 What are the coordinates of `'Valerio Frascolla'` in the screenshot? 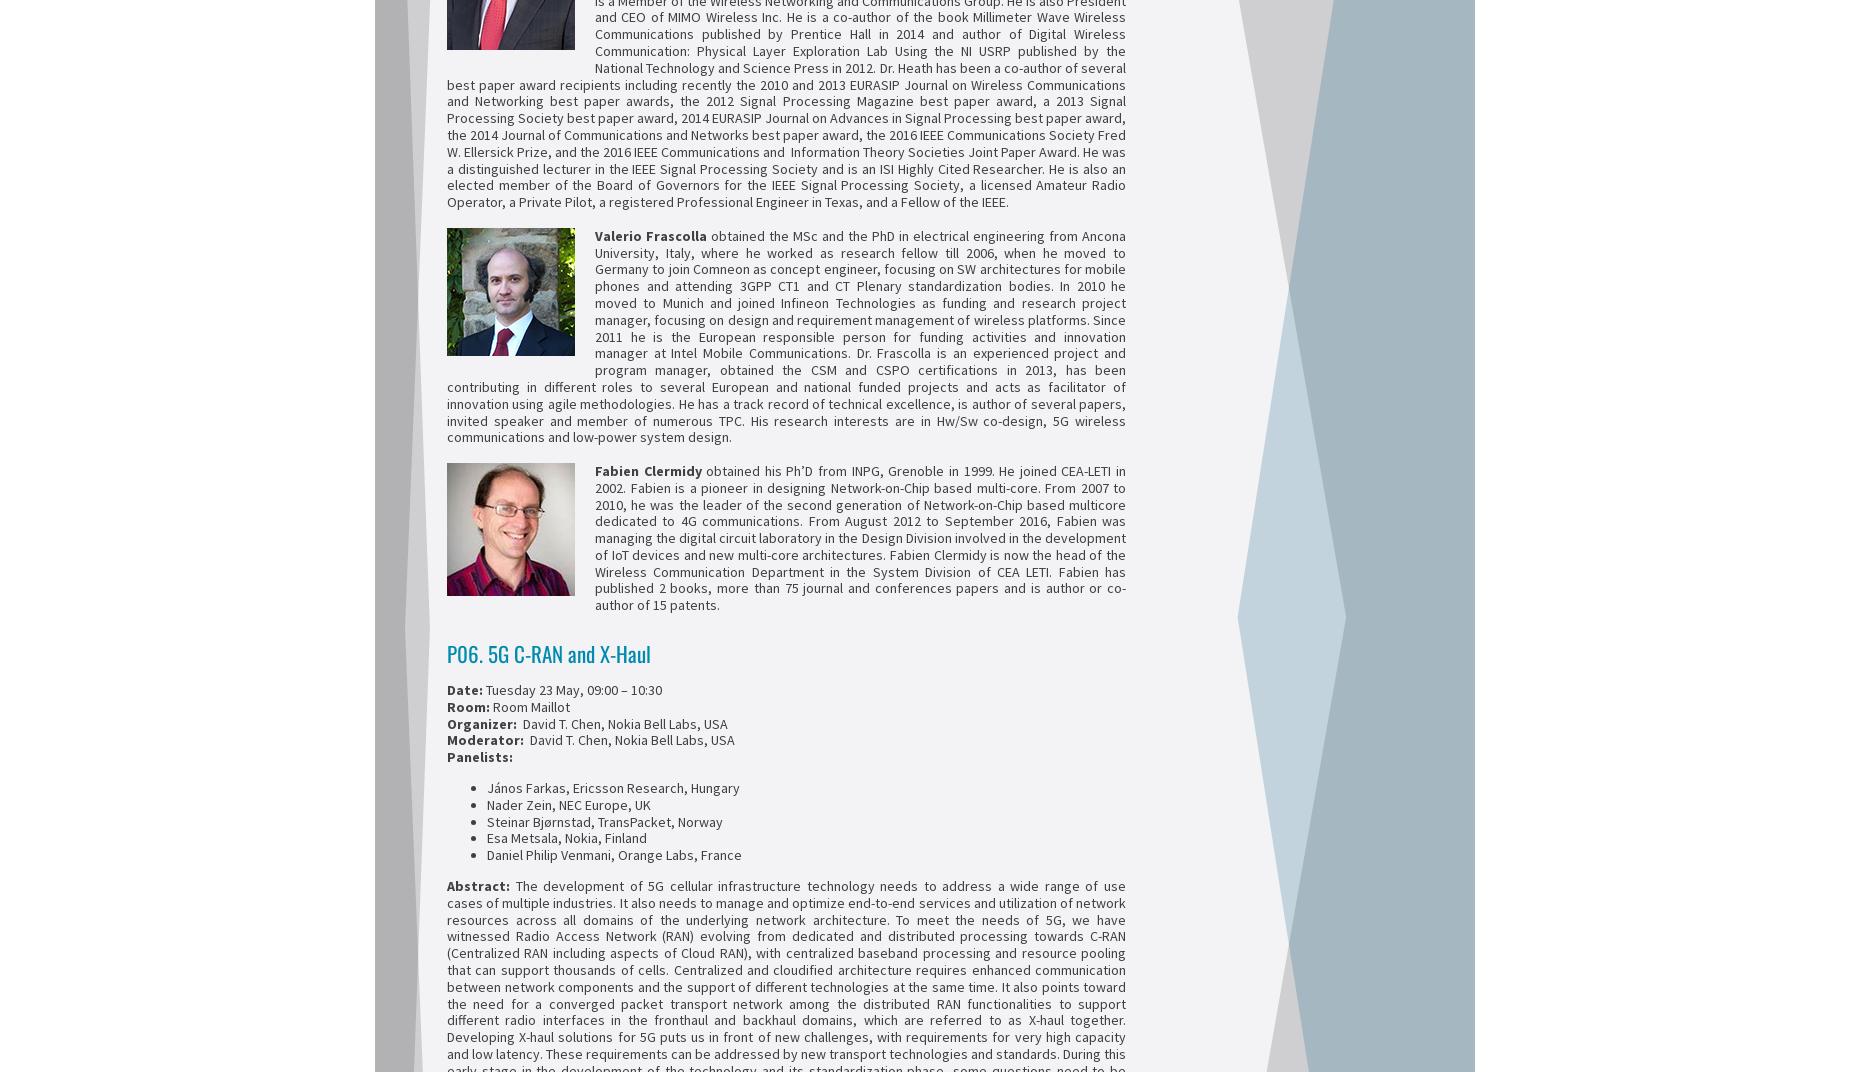 It's located at (594, 234).